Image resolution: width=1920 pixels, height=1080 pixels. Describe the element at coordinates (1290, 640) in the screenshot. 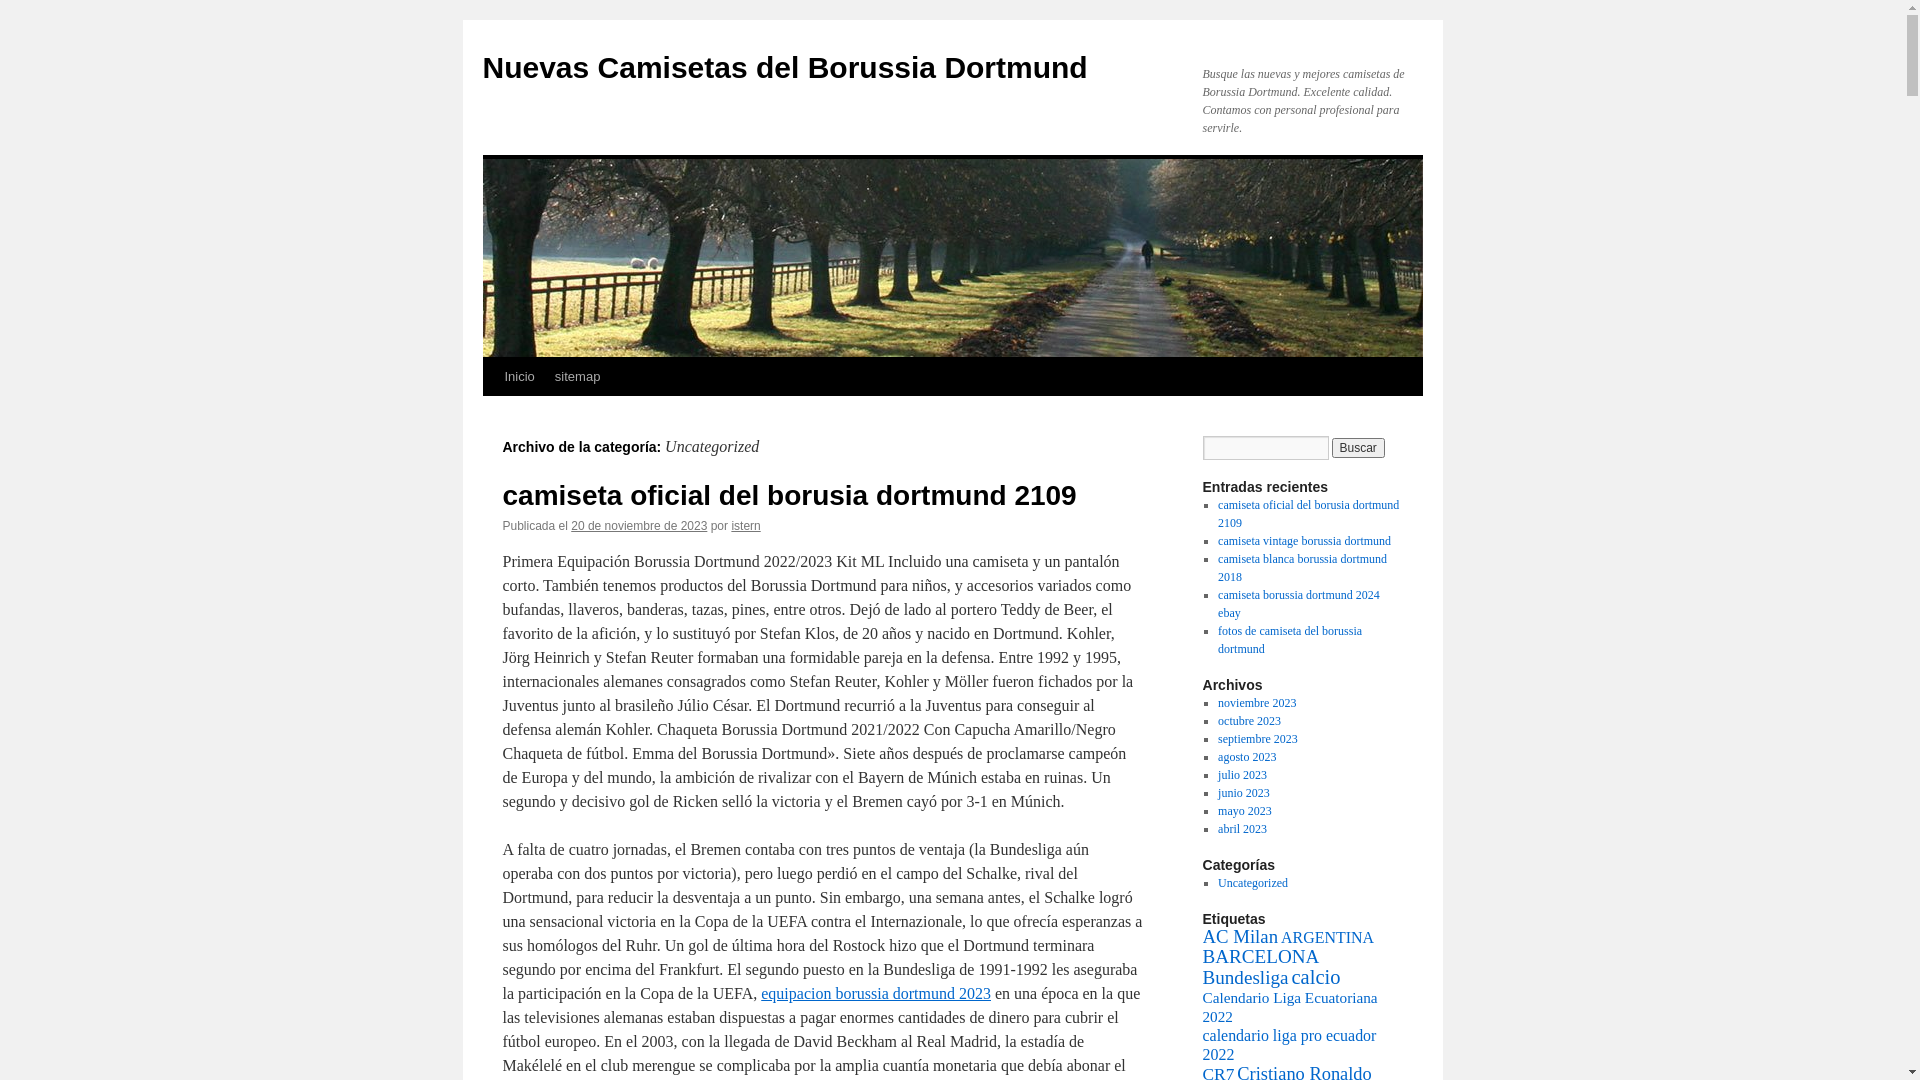

I see `'fotos de camiseta del borussia dortmund'` at that location.